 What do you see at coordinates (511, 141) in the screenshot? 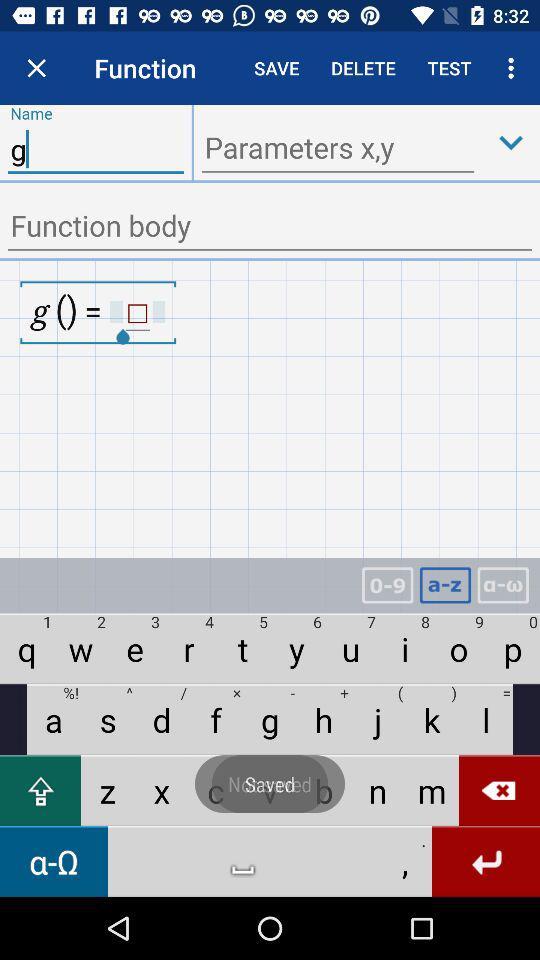
I see `button` at bounding box center [511, 141].